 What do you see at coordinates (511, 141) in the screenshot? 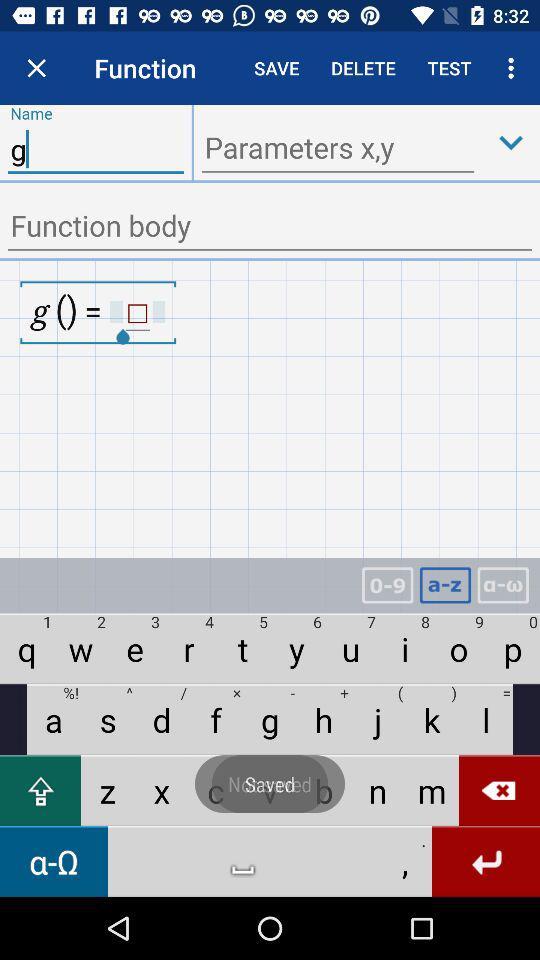
I see `button` at bounding box center [511, 141].